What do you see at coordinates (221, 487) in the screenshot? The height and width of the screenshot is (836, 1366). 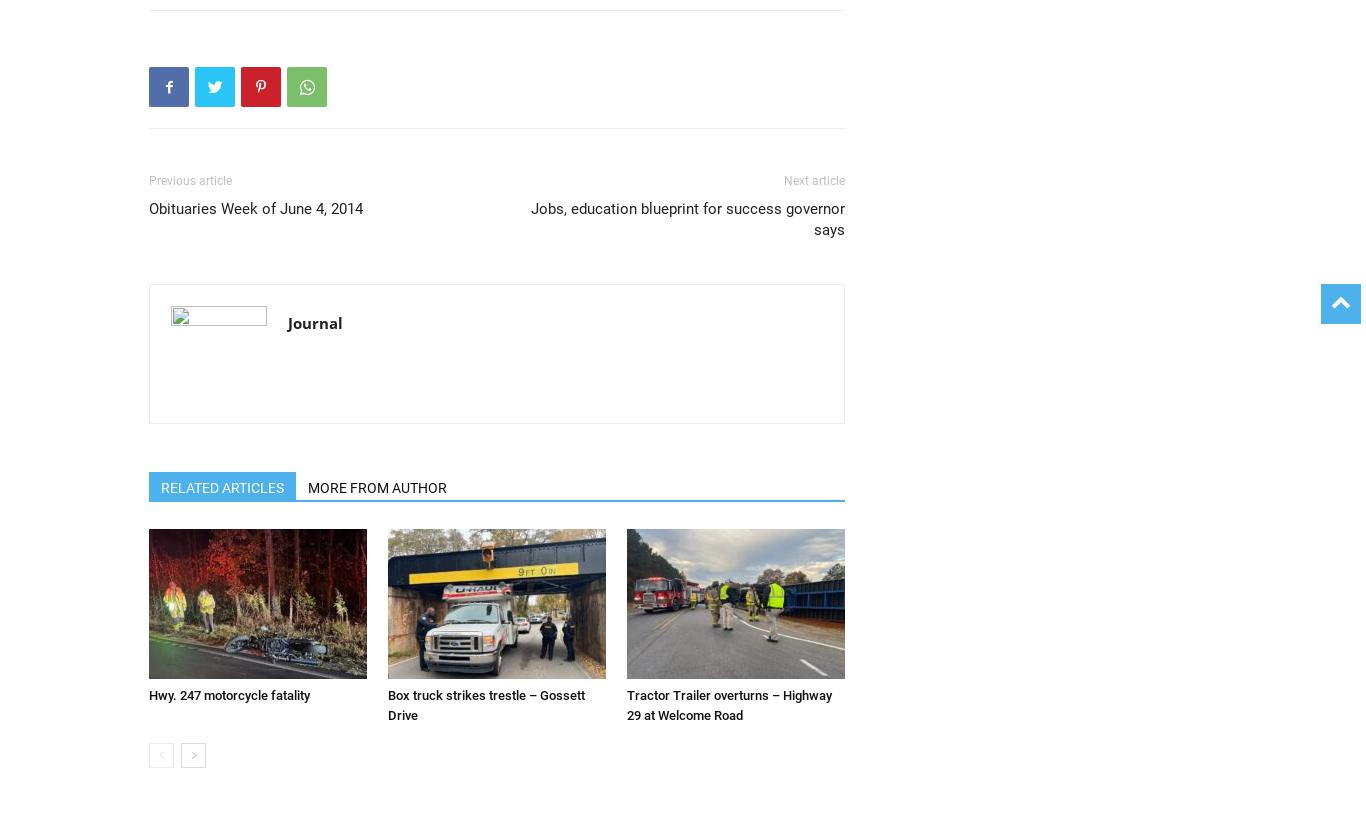 I see `'RELATED ARTICLES'` at bounding box center [221, 487].